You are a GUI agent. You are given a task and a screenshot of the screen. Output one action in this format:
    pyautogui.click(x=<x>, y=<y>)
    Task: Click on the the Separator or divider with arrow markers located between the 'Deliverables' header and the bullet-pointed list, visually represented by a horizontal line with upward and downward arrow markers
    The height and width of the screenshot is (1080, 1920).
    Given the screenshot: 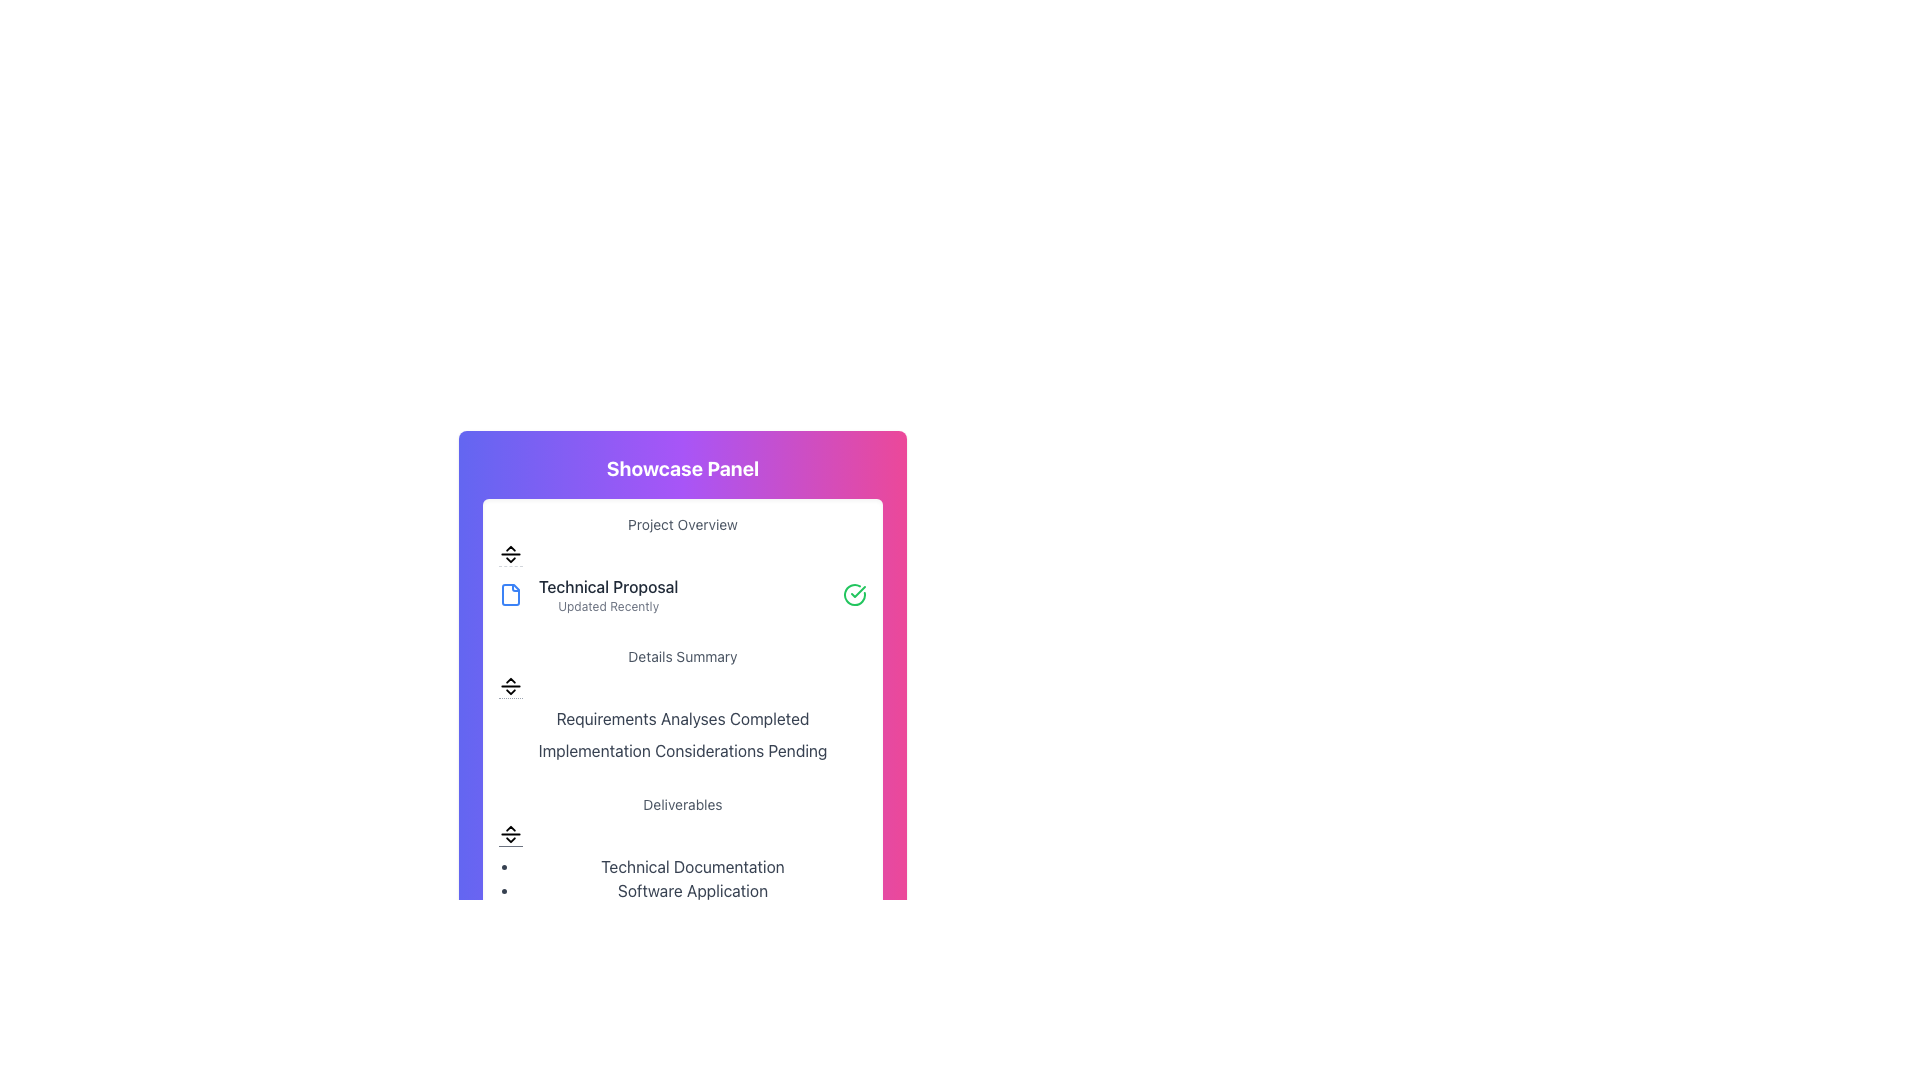 What is the action you would take?
    pyautogui.click(x=510, y=834)
    